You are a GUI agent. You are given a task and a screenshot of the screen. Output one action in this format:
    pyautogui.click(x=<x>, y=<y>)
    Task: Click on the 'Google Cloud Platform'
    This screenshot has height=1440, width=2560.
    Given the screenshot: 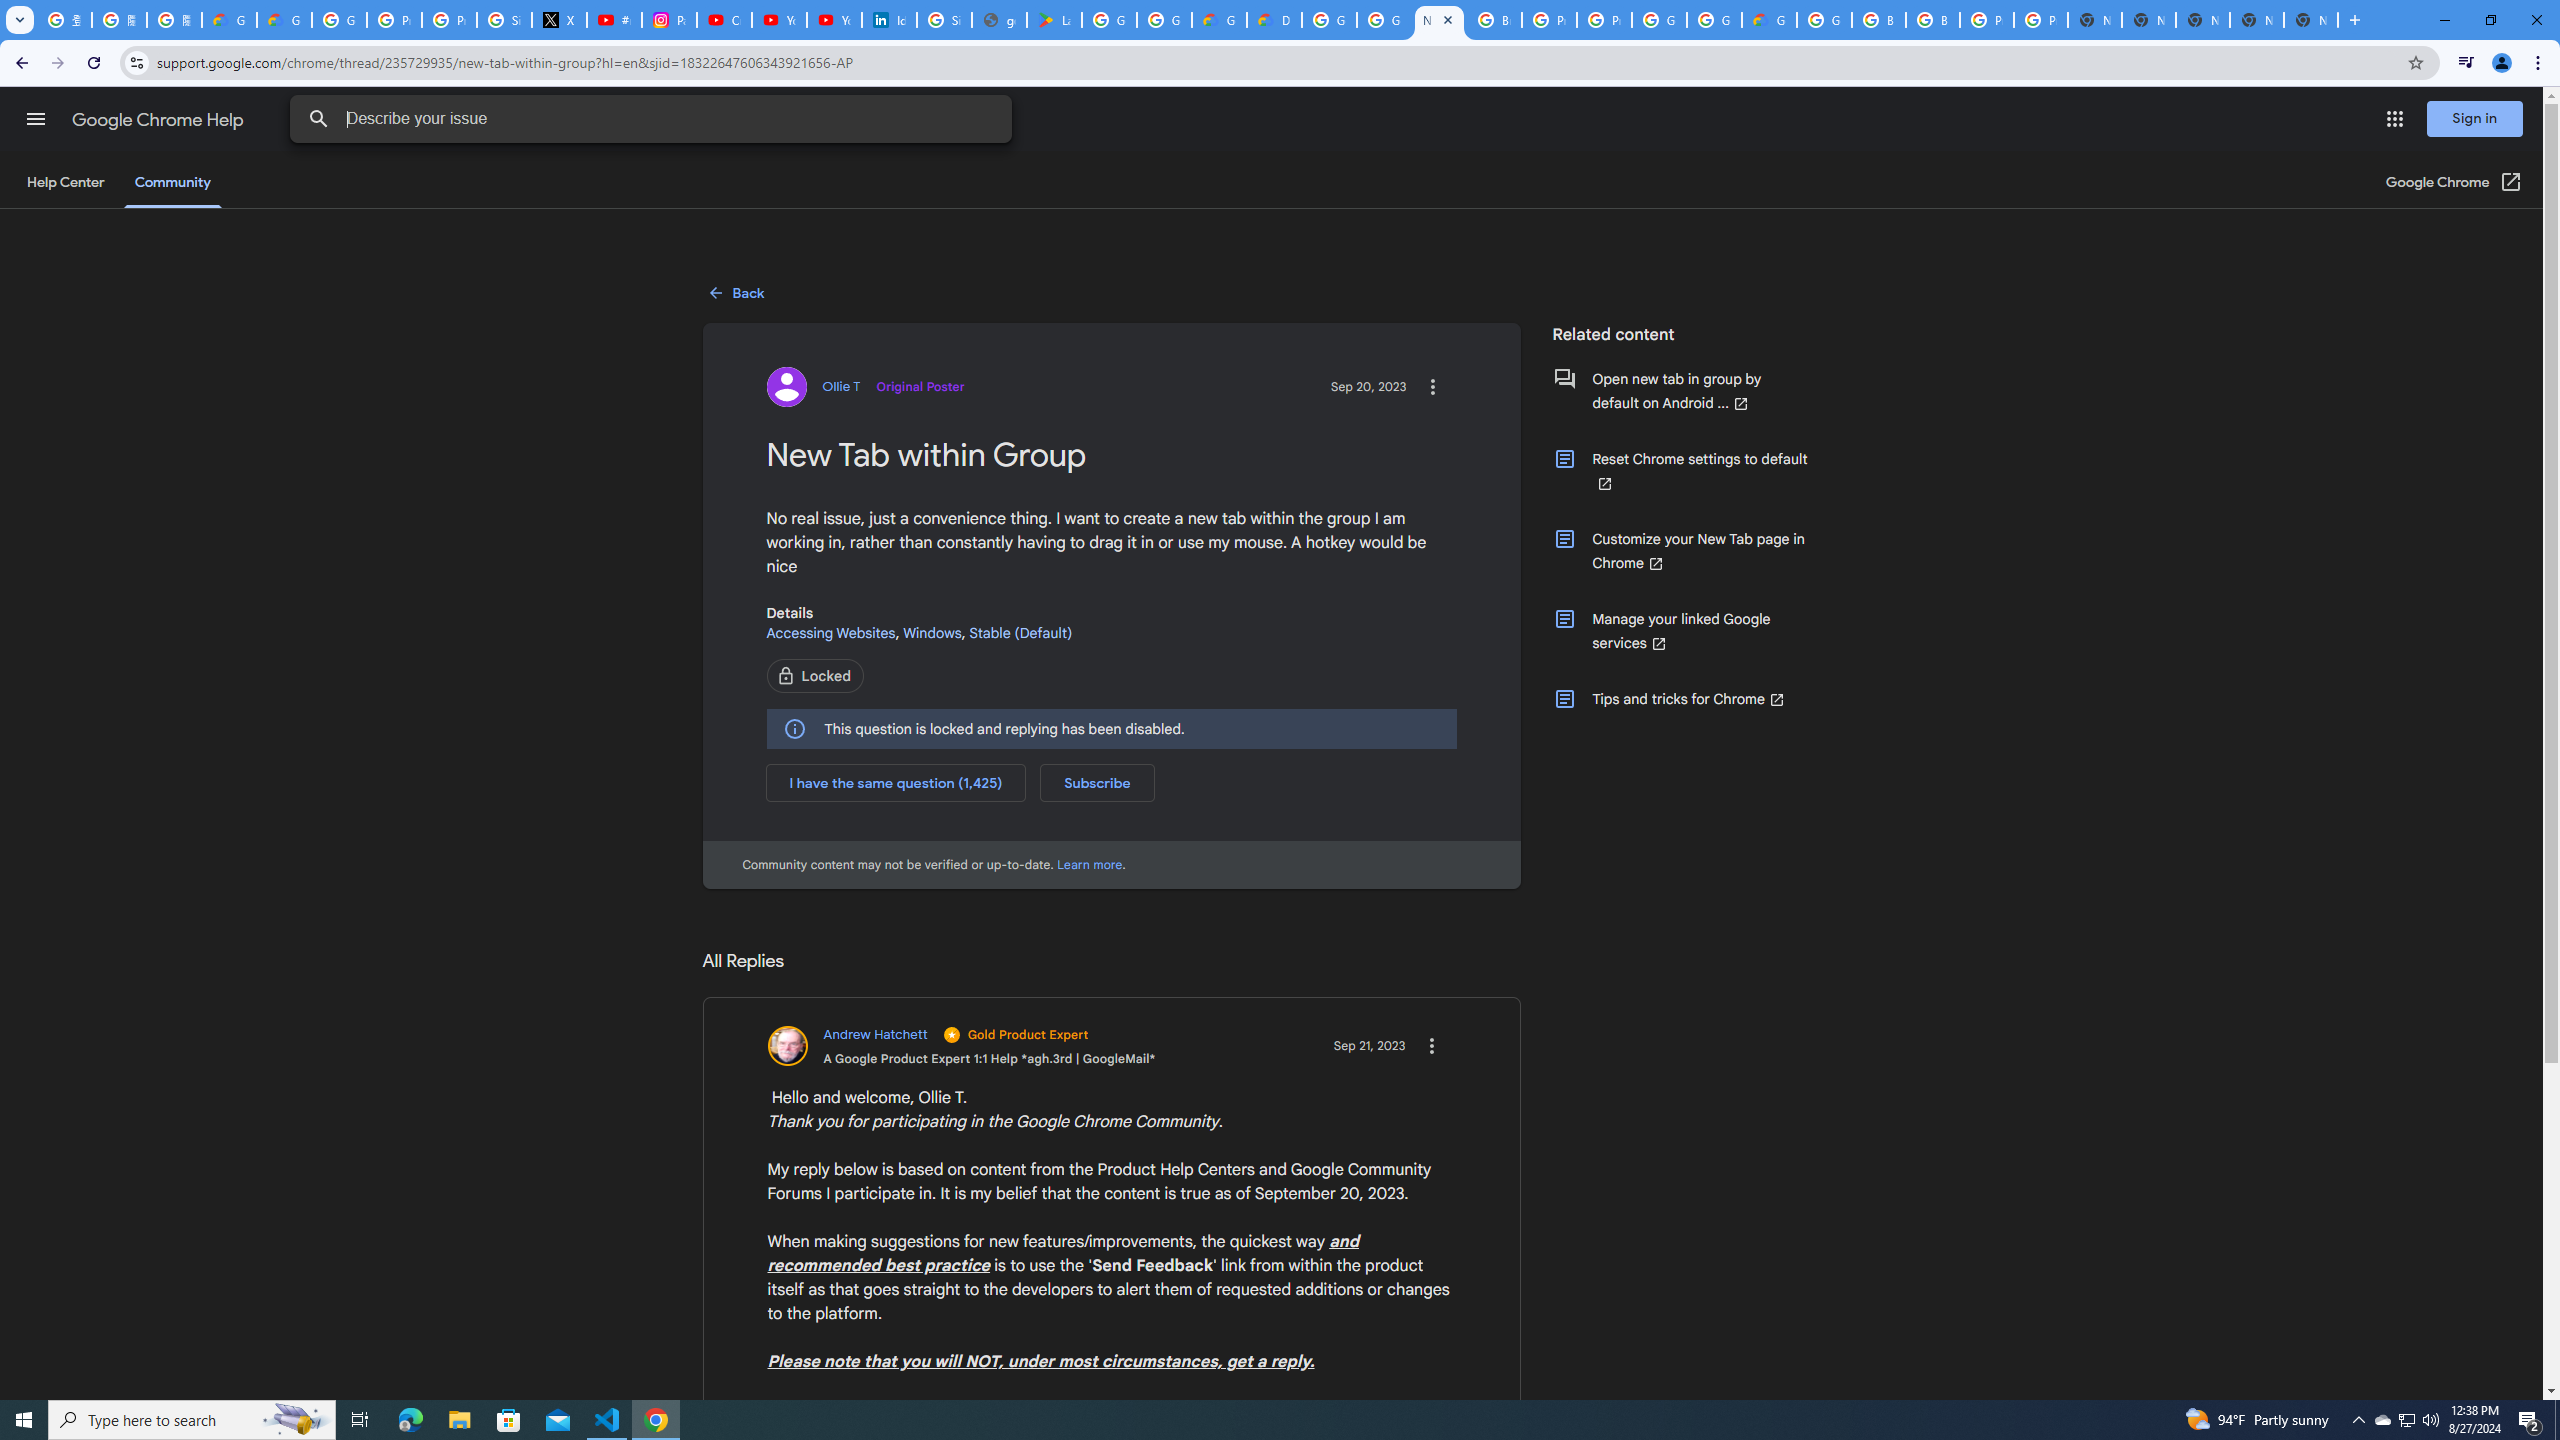 What is the action you would take?
    pyautogui.click(x=1712, y=19)
    